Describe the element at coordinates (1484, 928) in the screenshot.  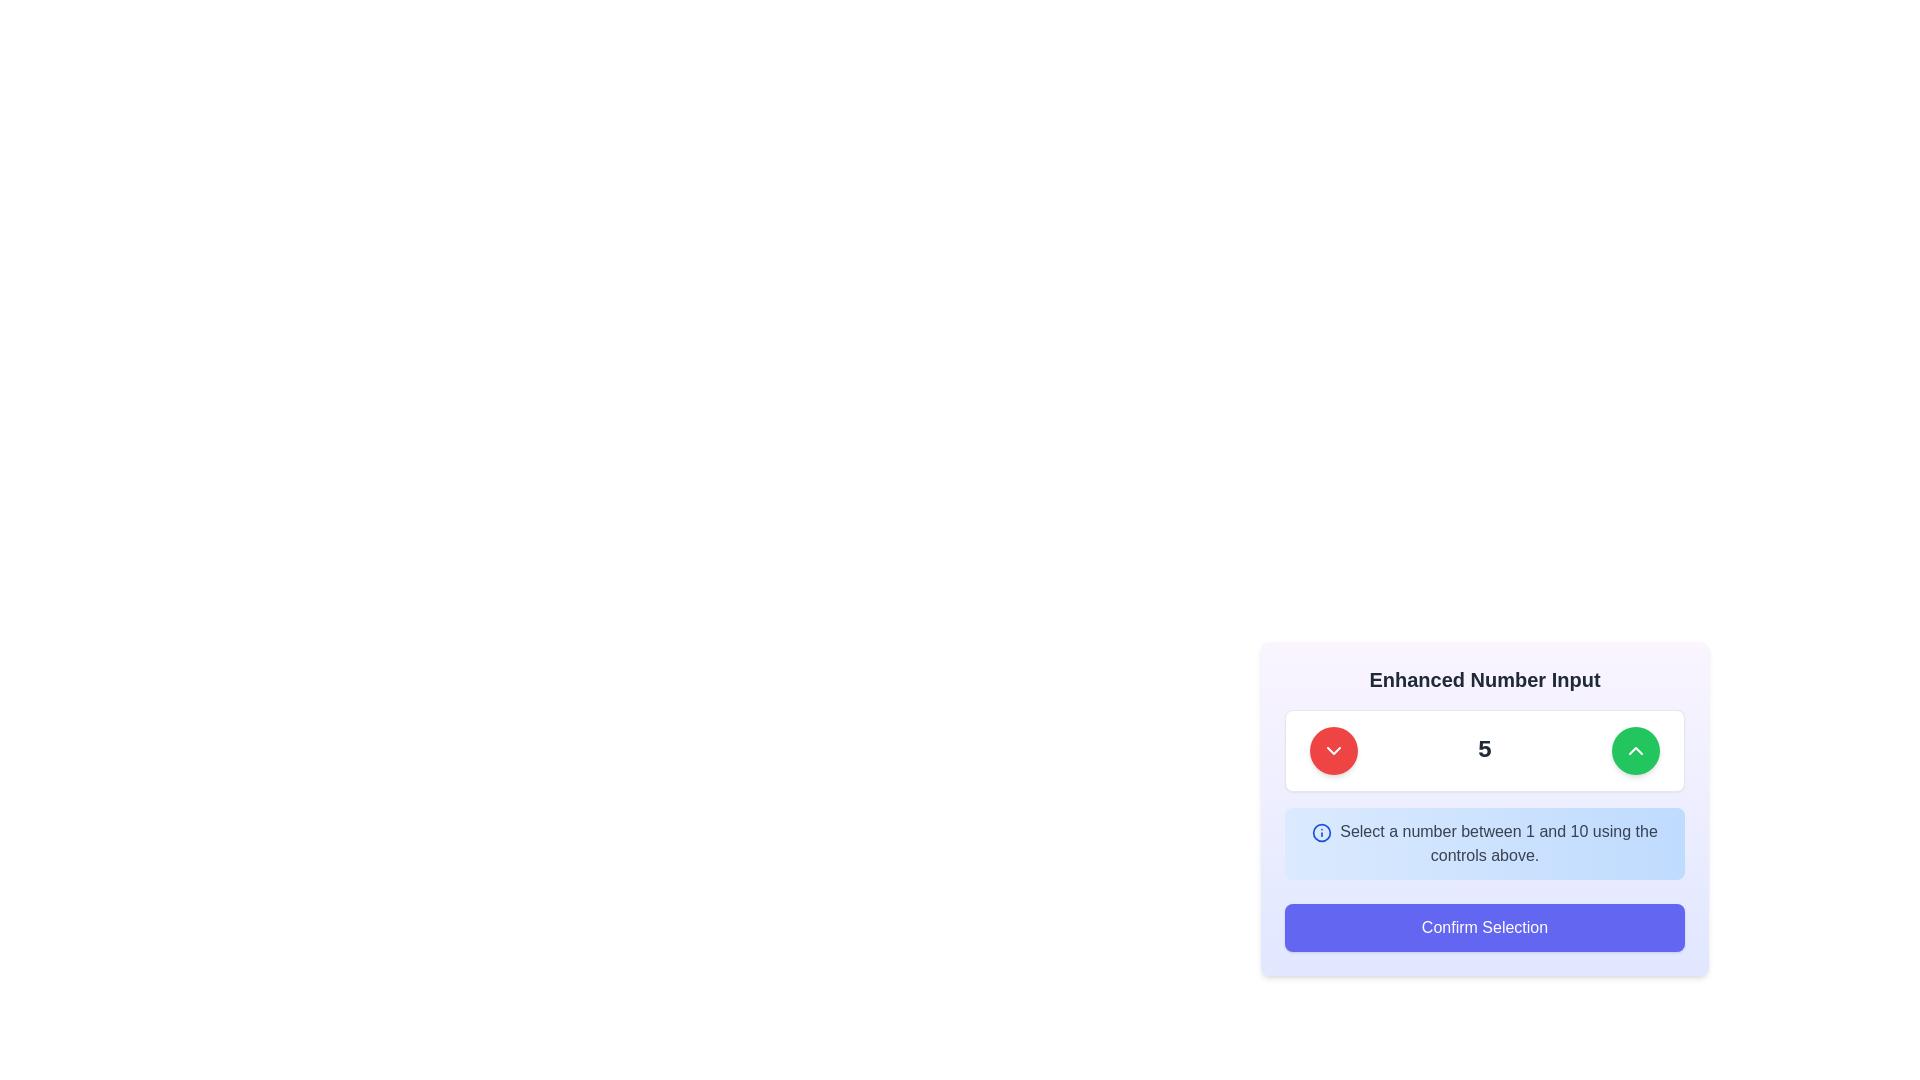
I see `the confirmation button located at the bottom of the card in the lower right part of the viewport to confirm the user's selection of a number from the input above` at that location.